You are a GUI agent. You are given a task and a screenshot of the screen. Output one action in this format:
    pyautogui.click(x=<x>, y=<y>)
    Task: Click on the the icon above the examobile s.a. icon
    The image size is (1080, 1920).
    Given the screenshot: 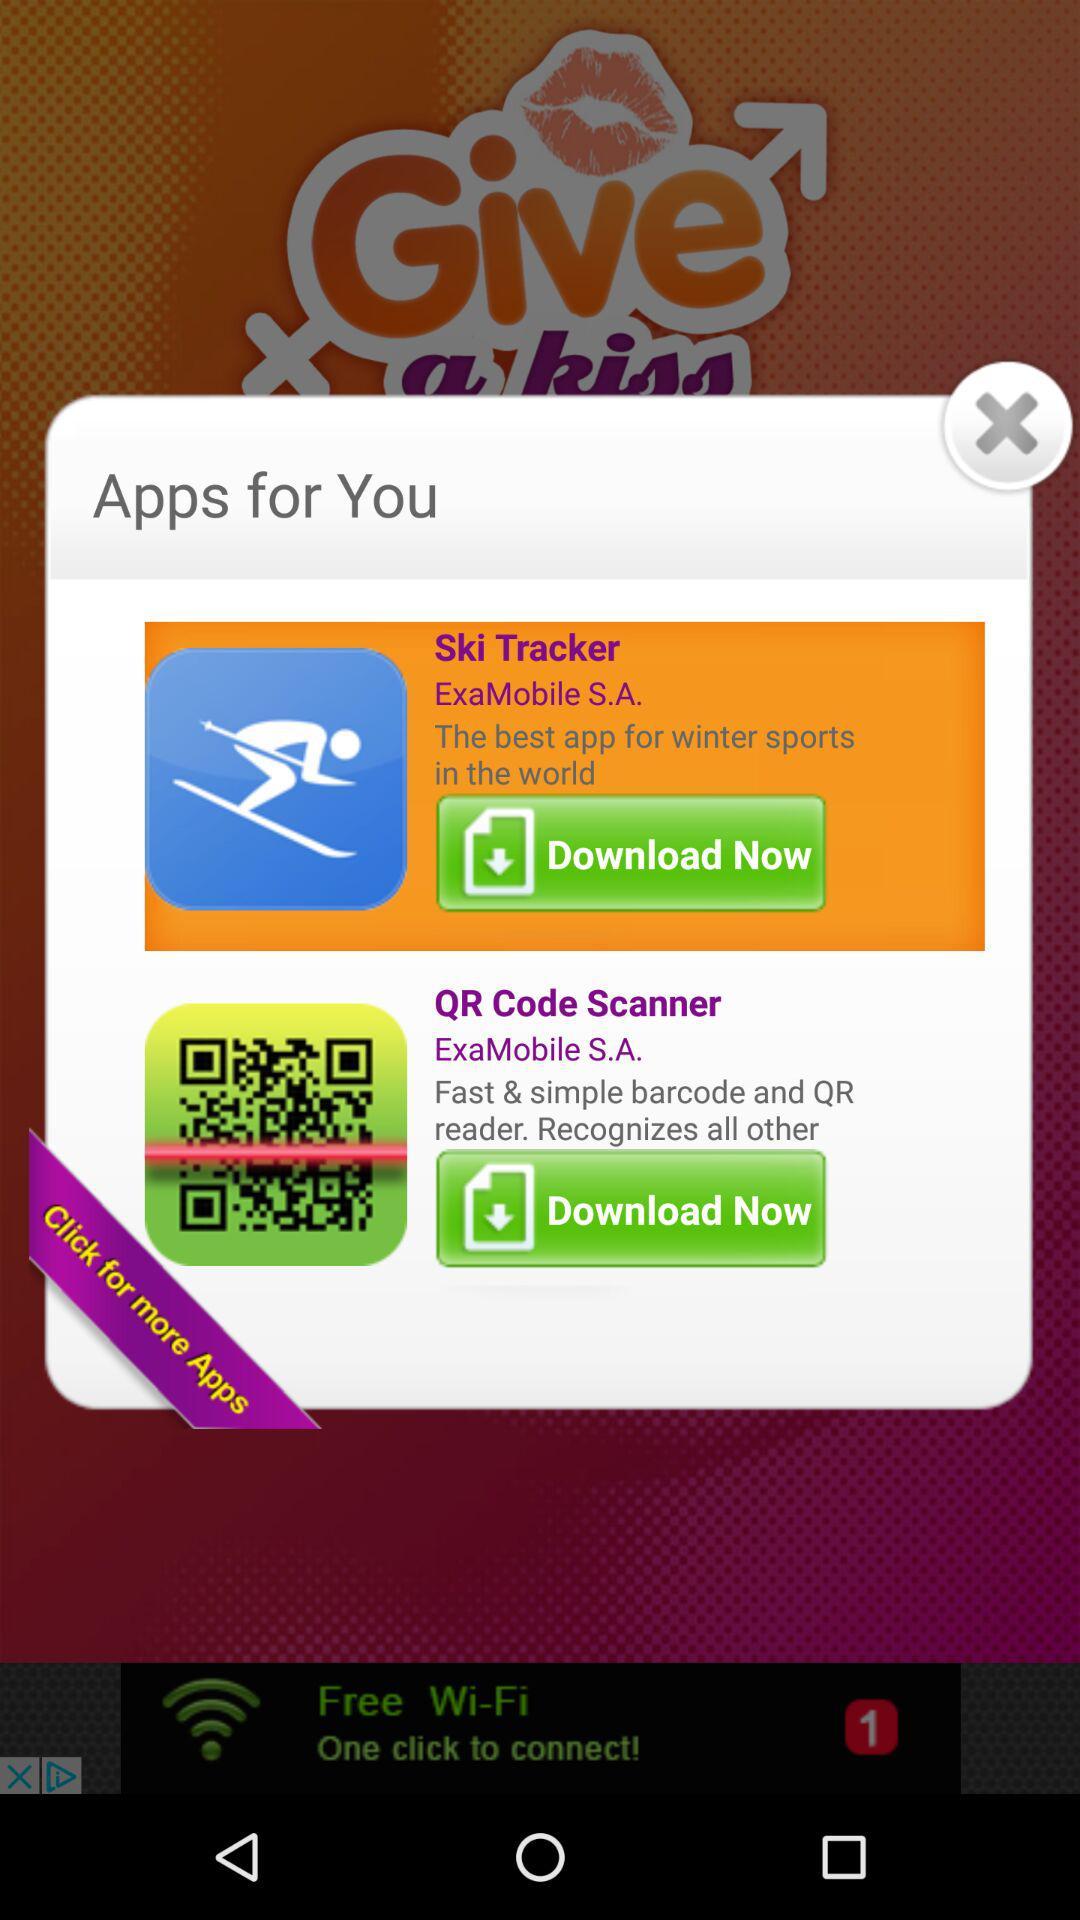 What is the action you would take?
    pyautogui.click(x=649, y=1002)
    